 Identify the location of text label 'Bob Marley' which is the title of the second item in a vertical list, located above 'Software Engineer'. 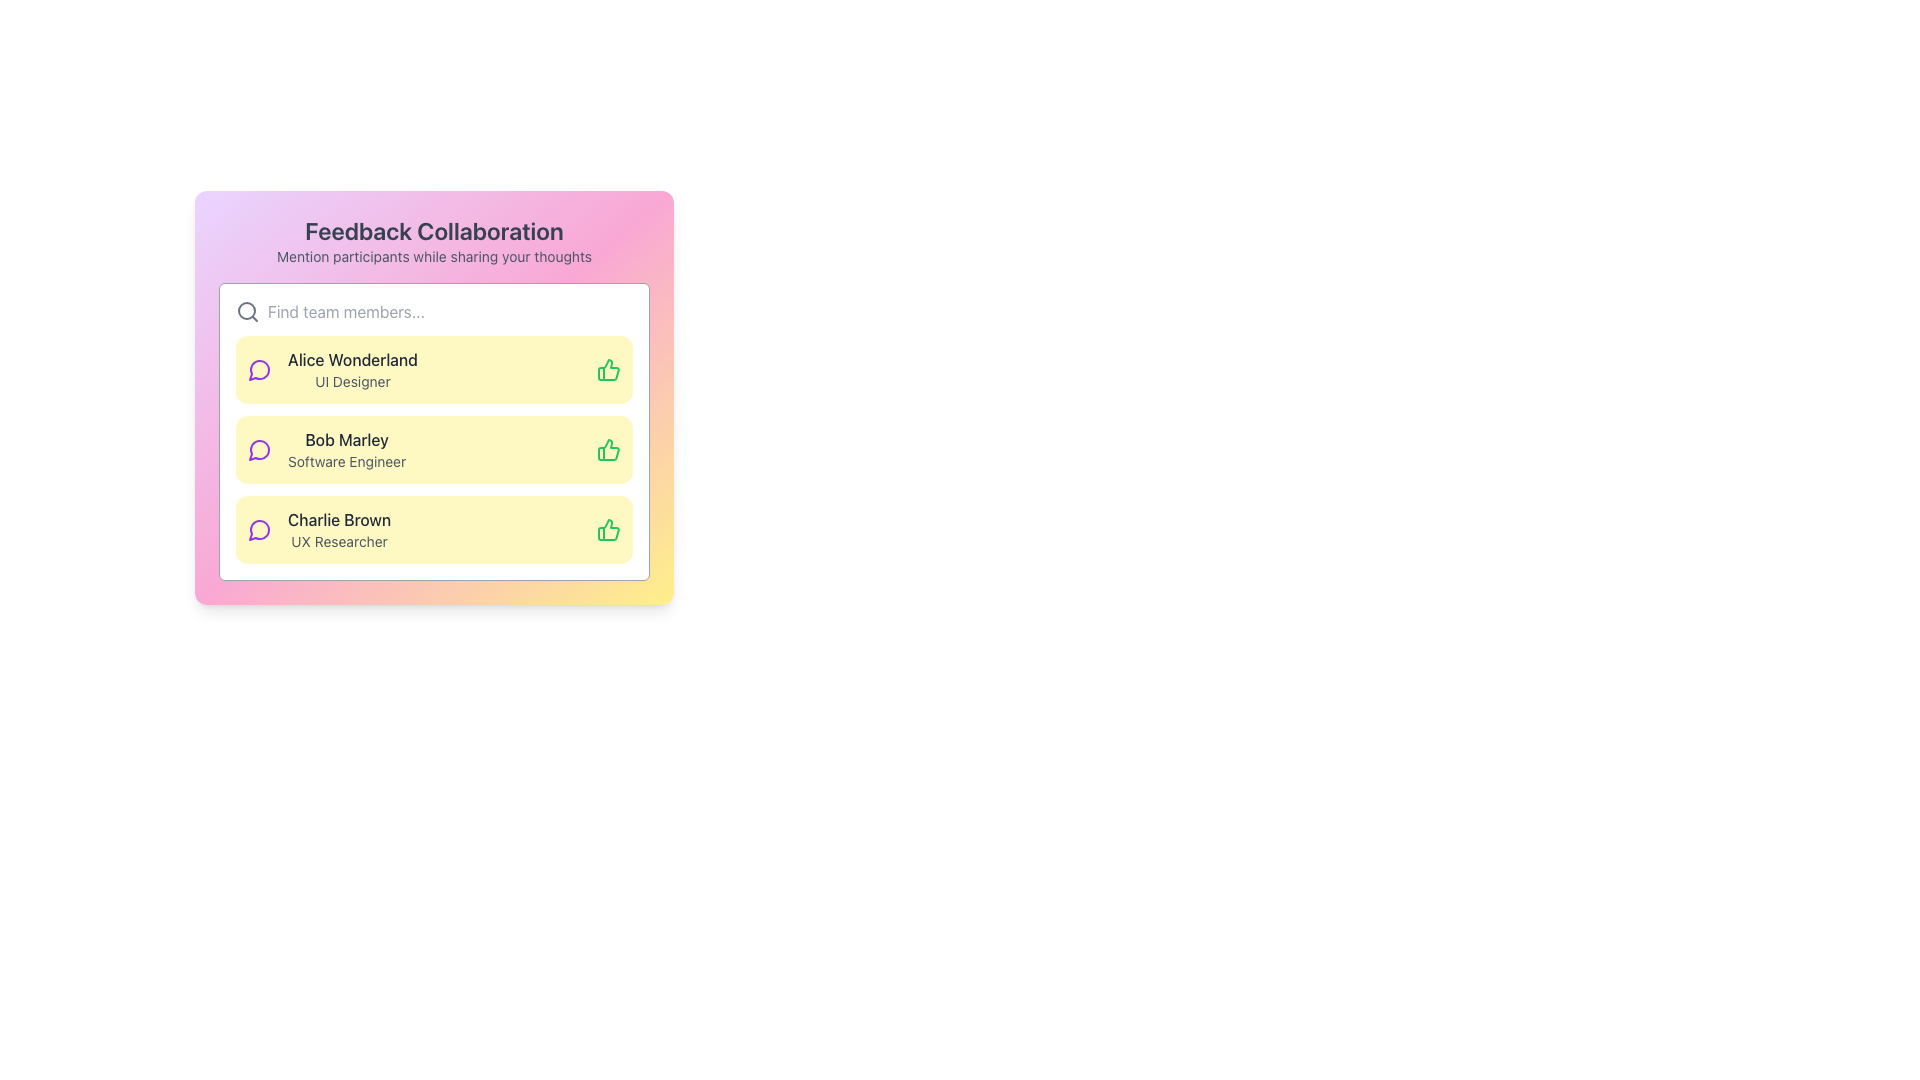
(347, 438).